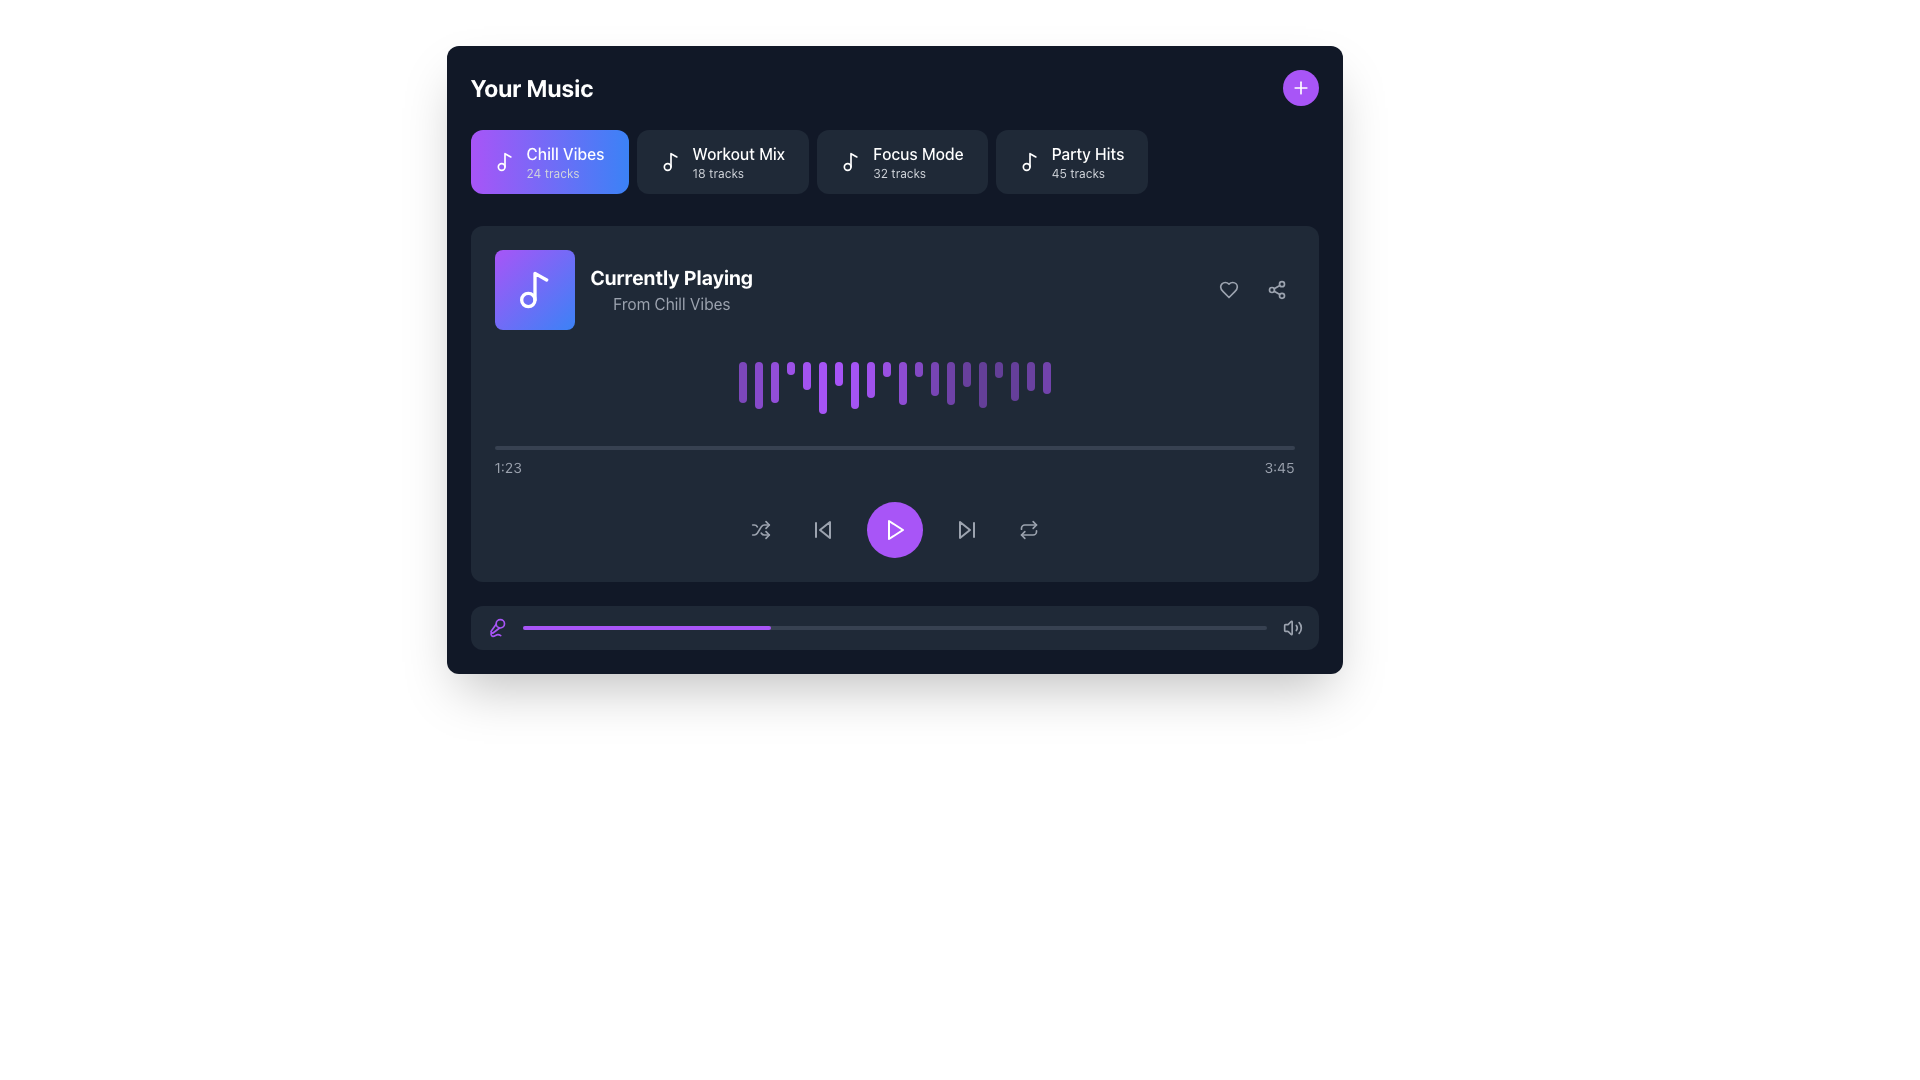 The width and height of the screenshot is (1920, 1080). What do you see at coordinates (838, 374) in the screenshot?
I see `the seventh vertical bar of the audio visualizer, which animates to reflect the audio's spectrum or beats, located below the title 'Currently Playing' and above the playback controls` at bounding box center [838, 374].